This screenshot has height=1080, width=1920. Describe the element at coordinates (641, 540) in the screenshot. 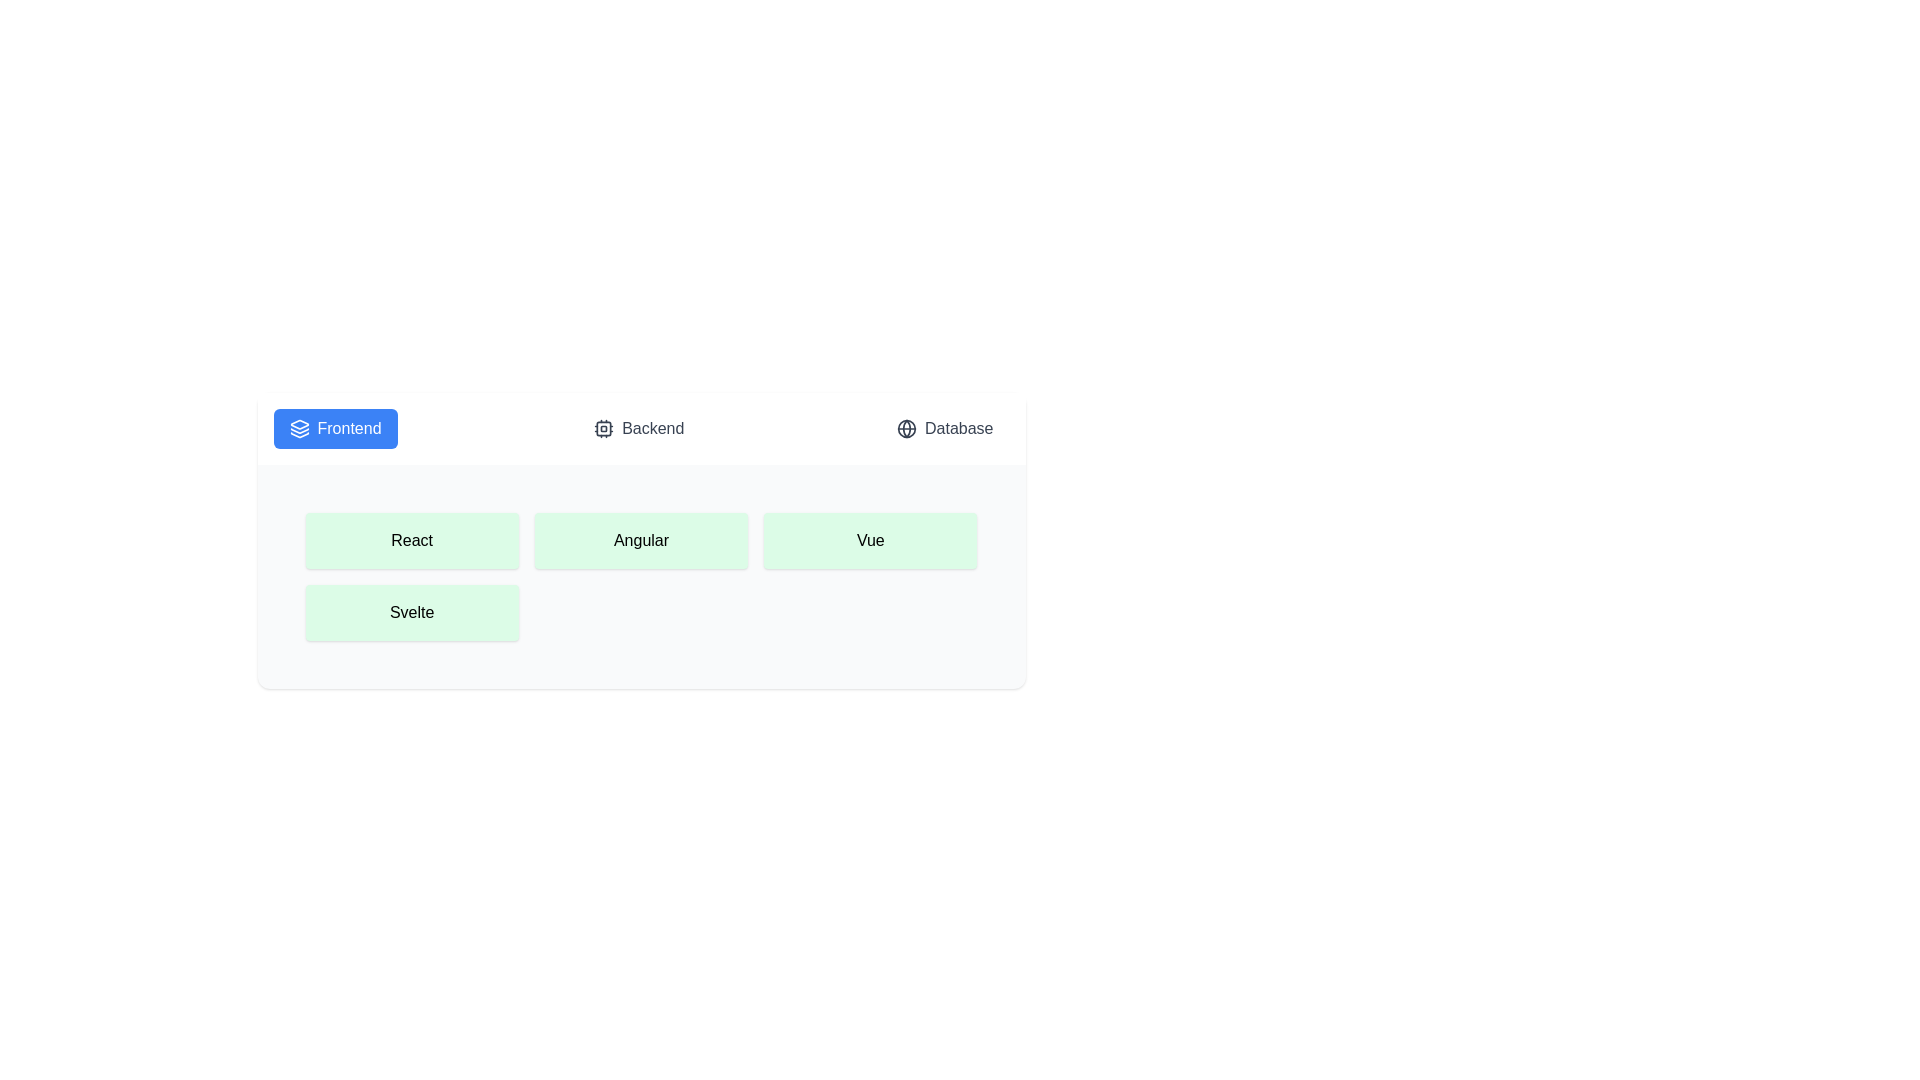

I see `the framework Angular to interact with it` at that location.